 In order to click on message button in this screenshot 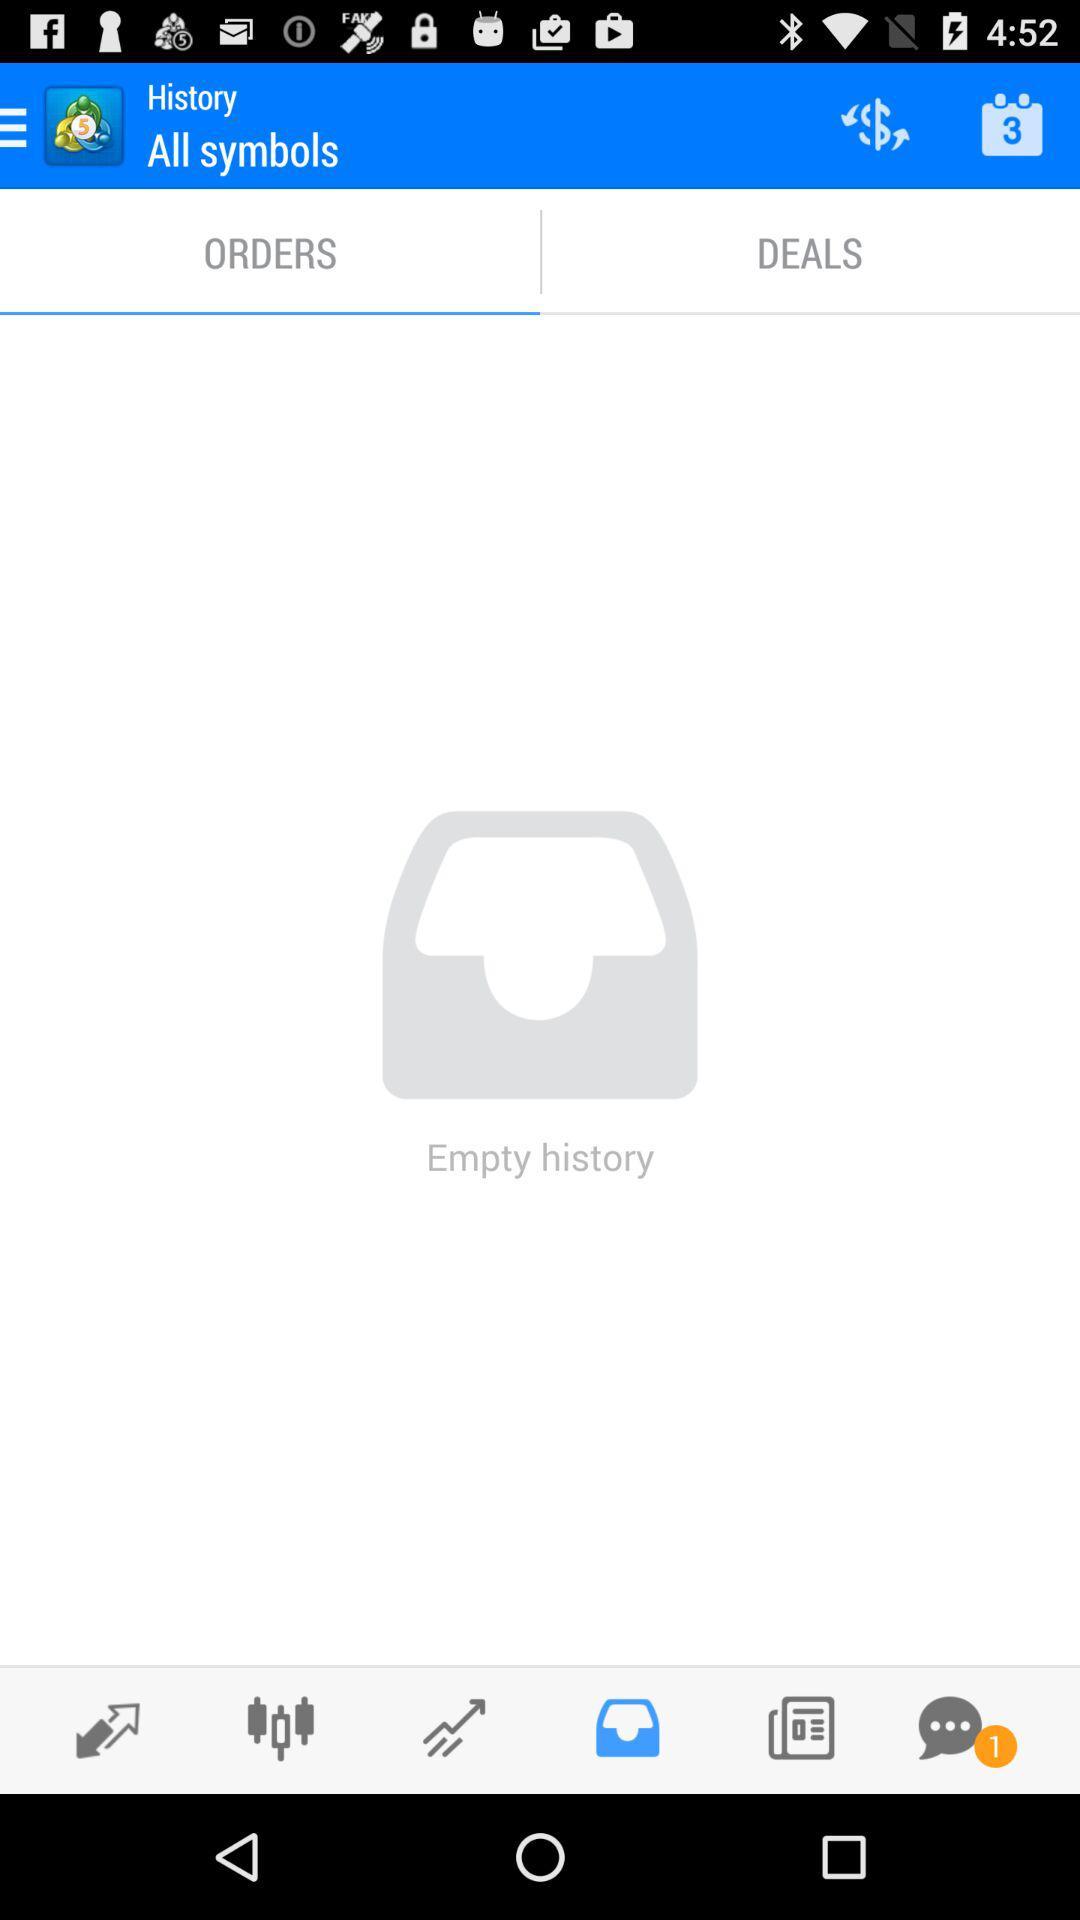, I will do `click(949, 1727)`.